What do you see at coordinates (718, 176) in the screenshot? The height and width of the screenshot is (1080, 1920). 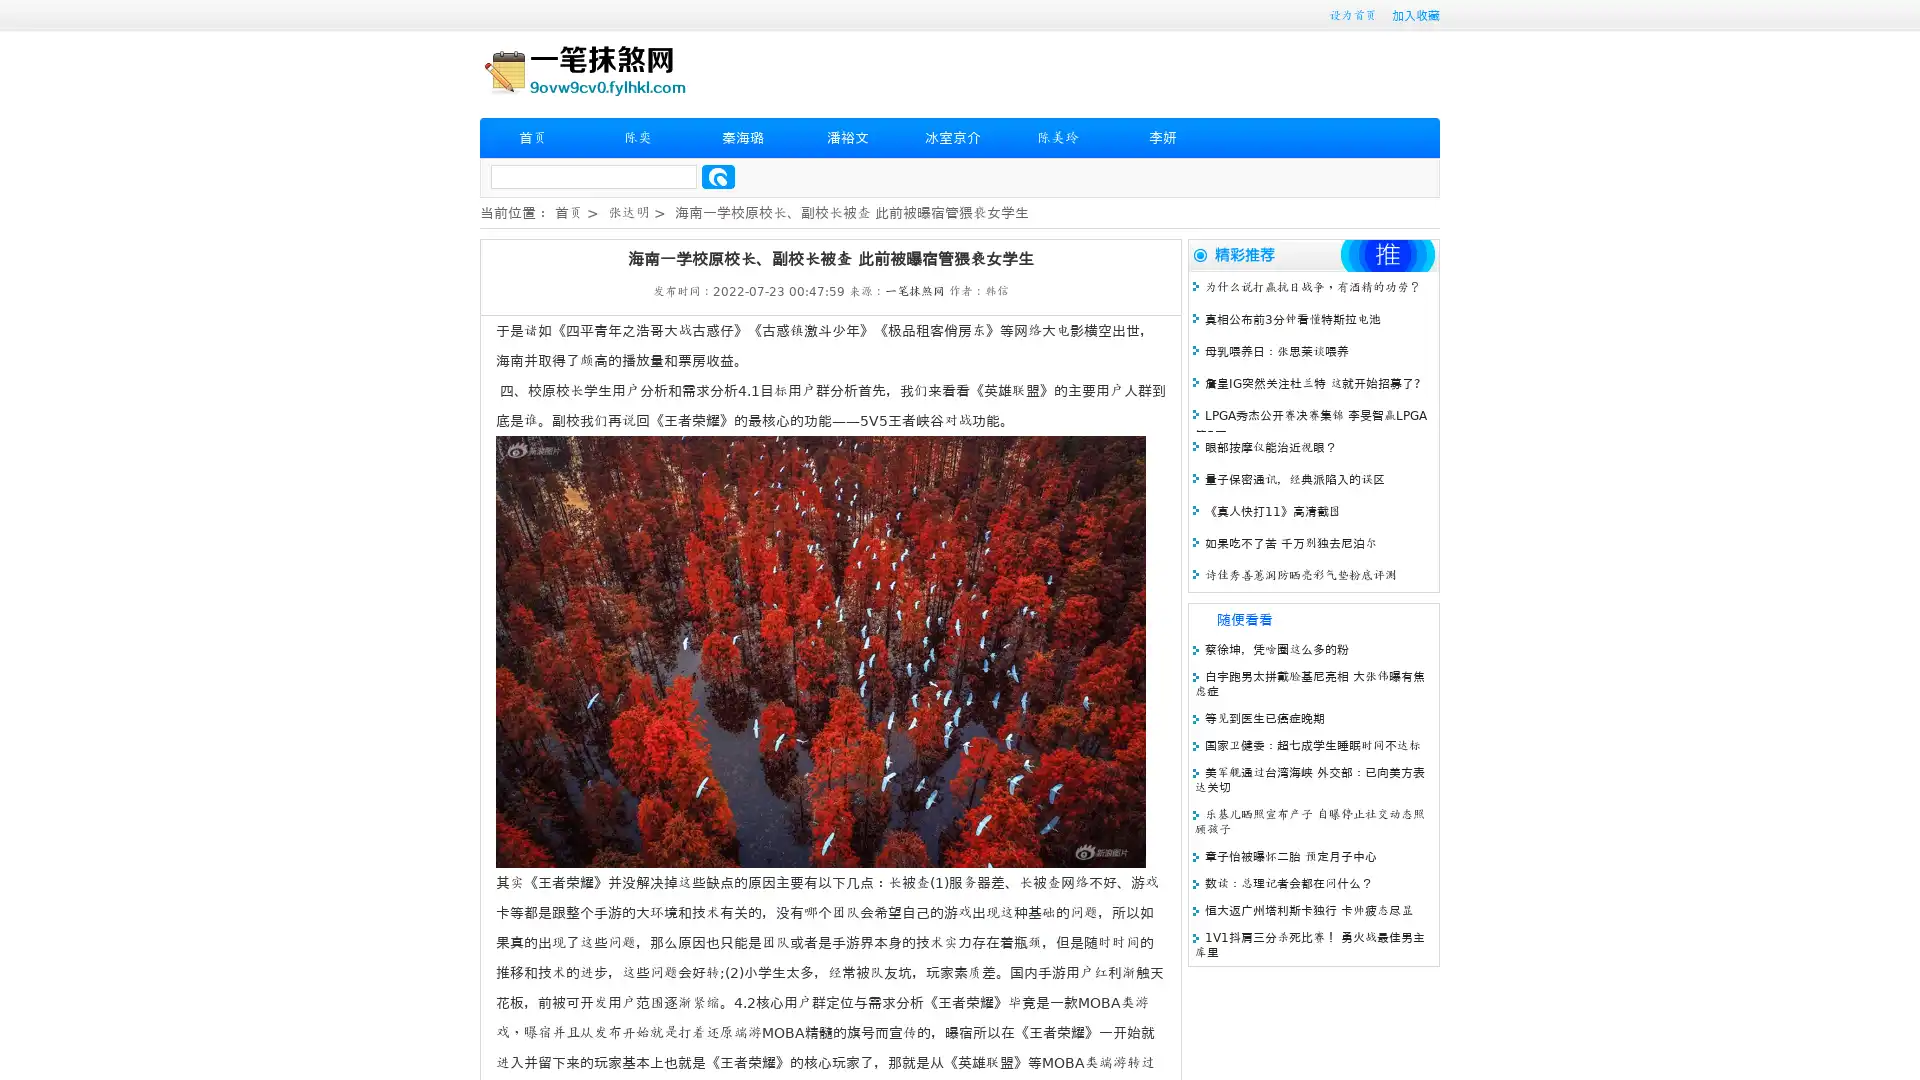 I see `Search` at bounding box center [718, 176].